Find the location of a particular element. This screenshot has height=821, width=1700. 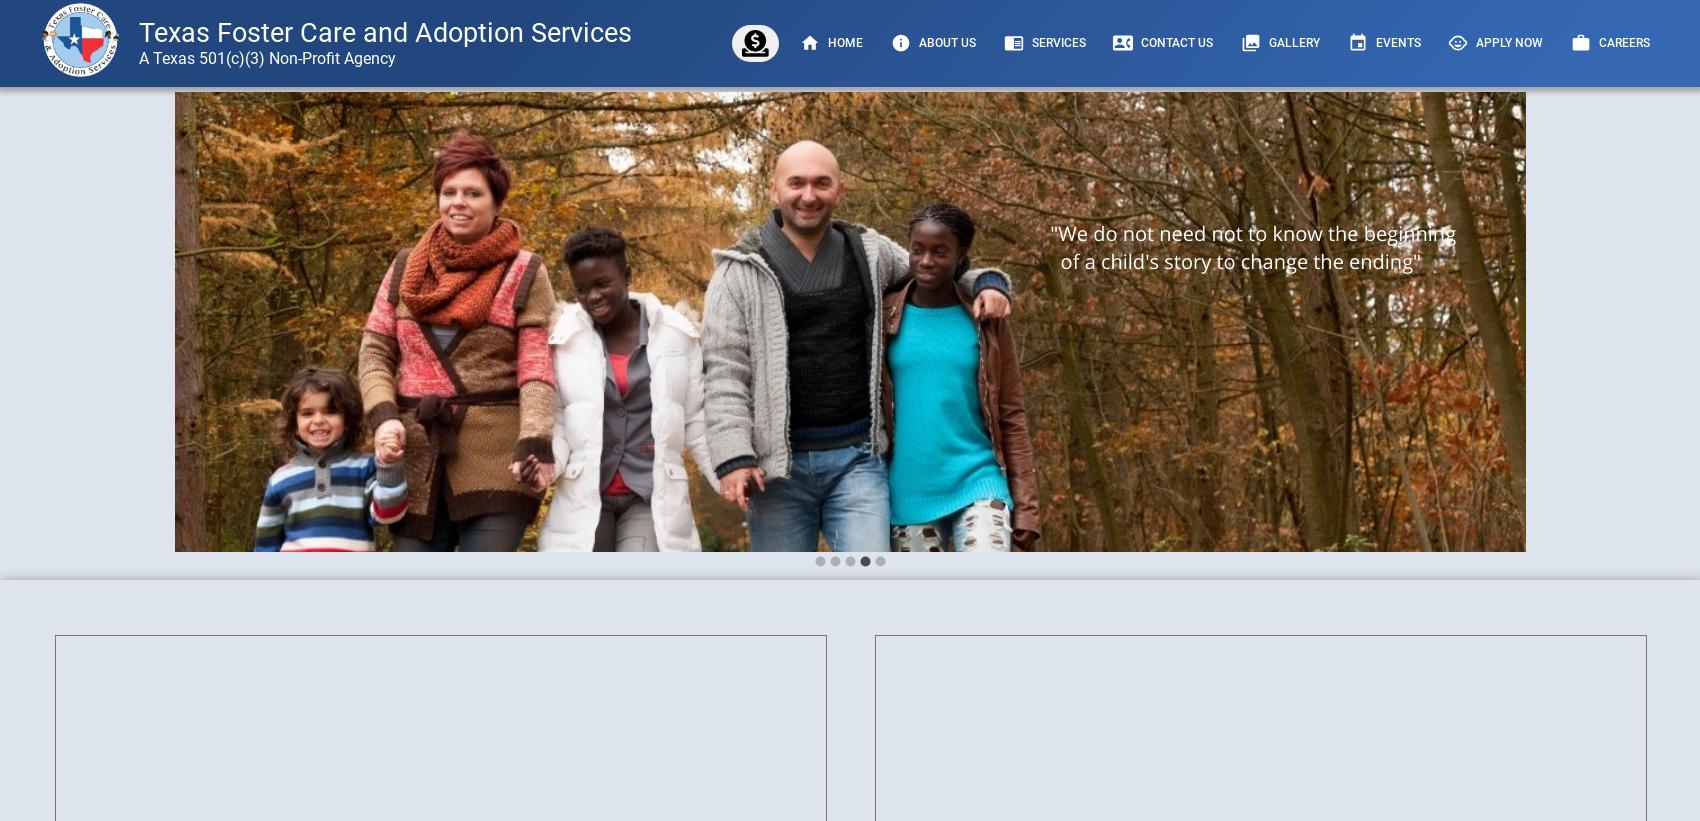

'Gallery' is located at coordinates (1294, 41).